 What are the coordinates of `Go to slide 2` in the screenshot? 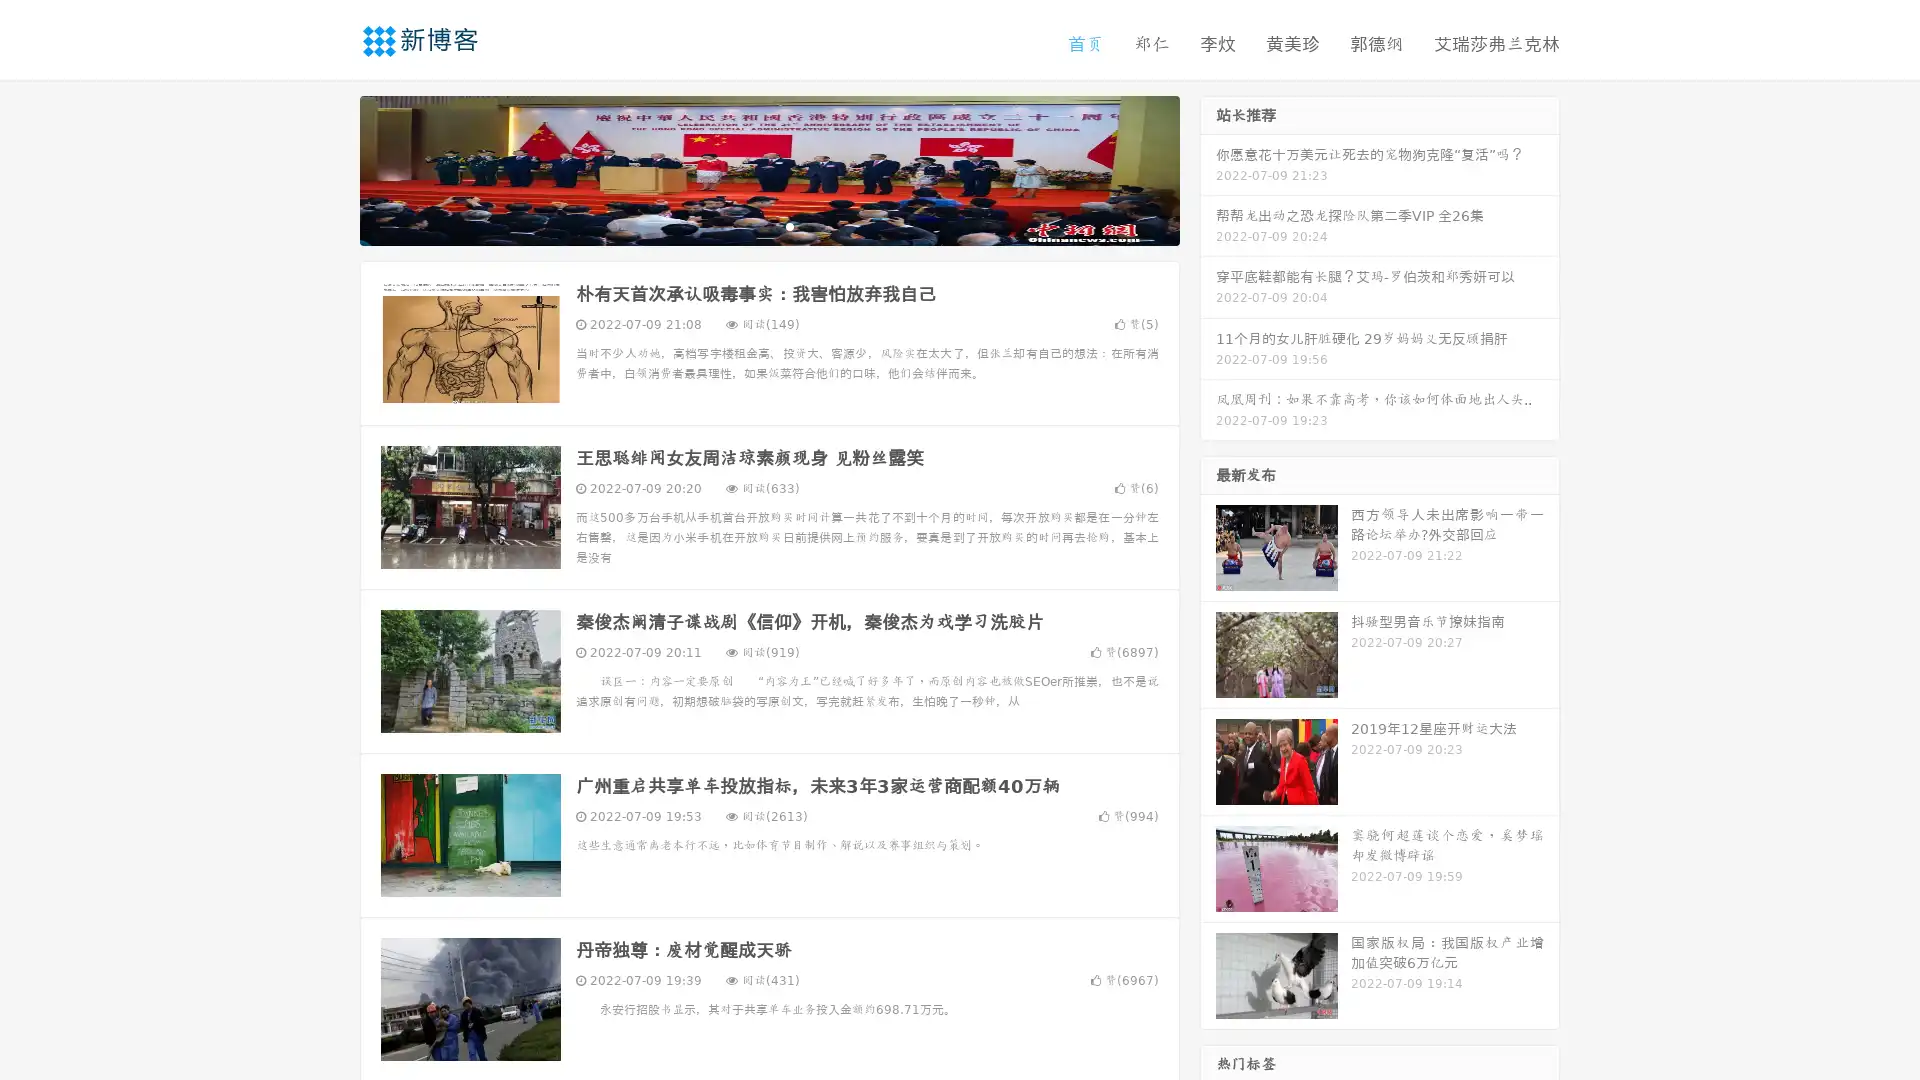 It's located at (768, 225).